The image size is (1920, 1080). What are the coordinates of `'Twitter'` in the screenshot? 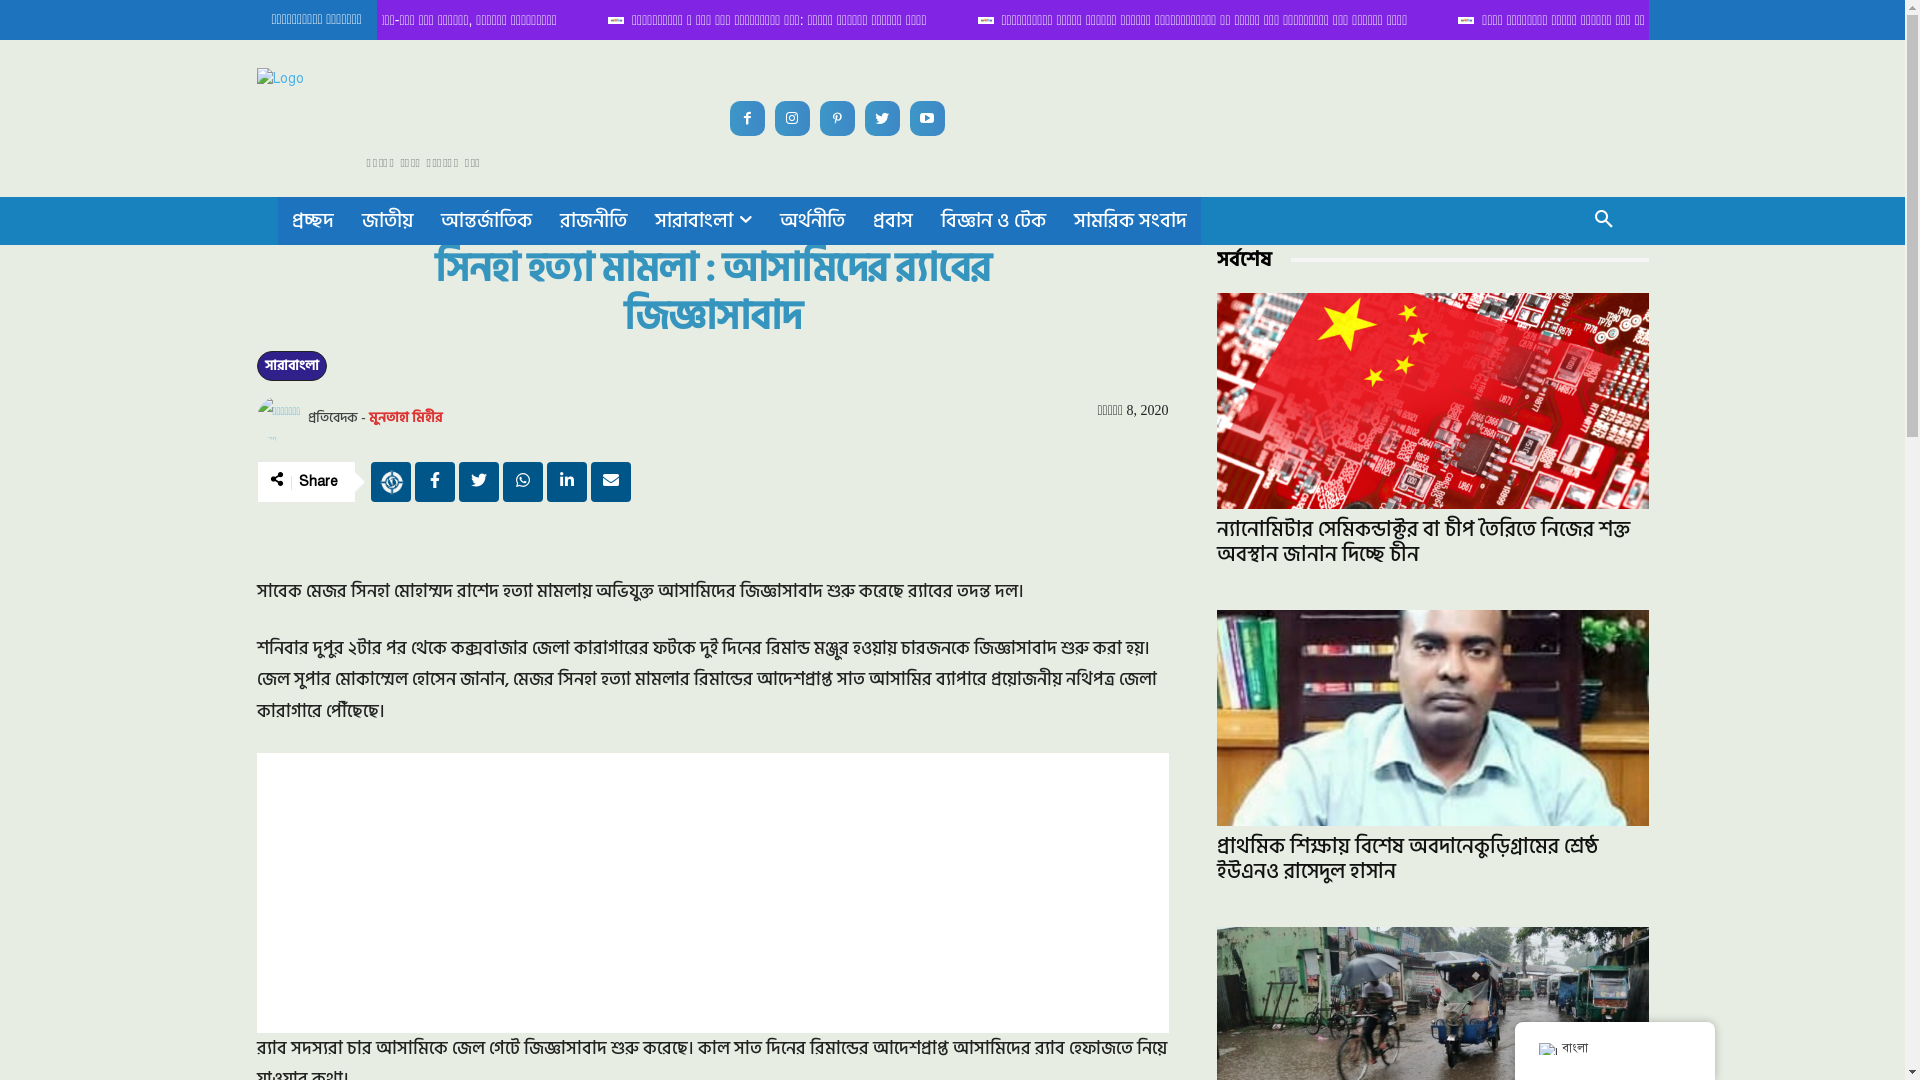 It's located at (881, 118).